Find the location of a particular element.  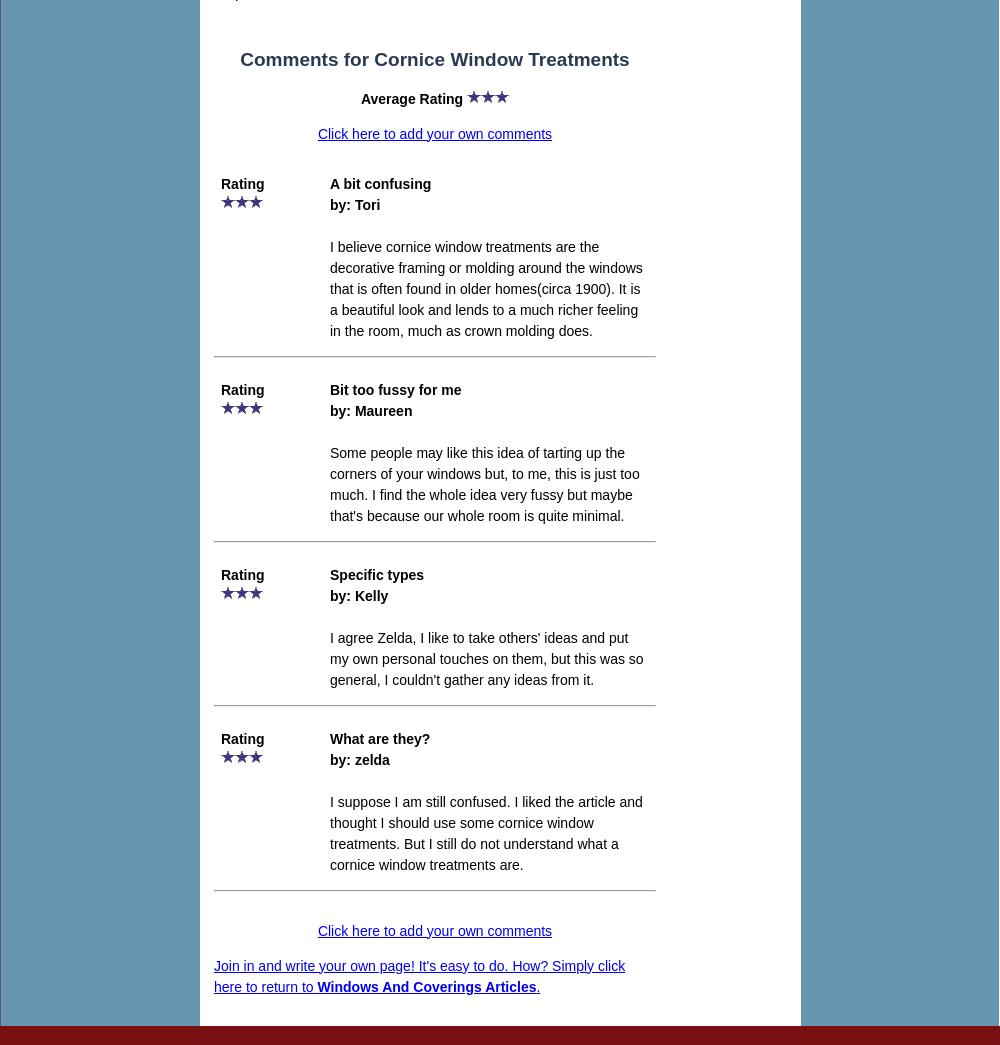

'I suppose I am still confused. I liked the article and thought I should use some cornice window treatments. But I still do not understand what a cornice window treatments are.' is located at coordinates (485, 831).